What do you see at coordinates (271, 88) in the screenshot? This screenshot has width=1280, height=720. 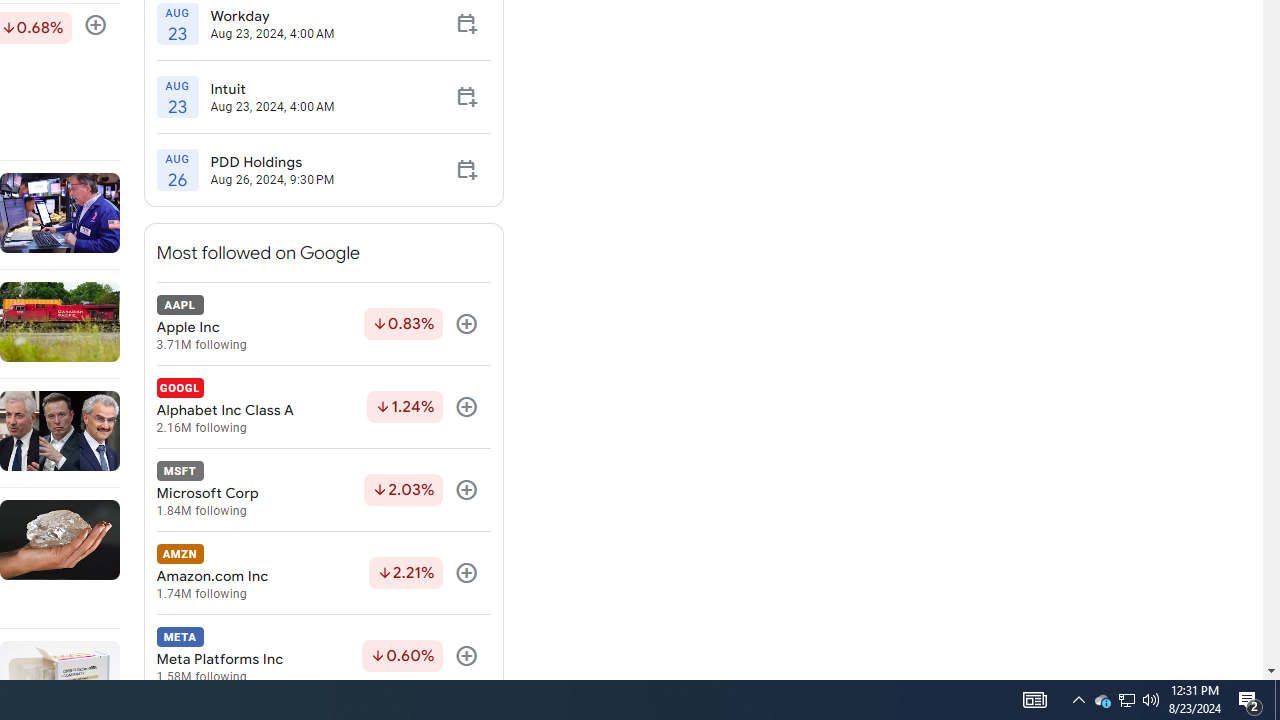 I see `'Intuit'` at bounding box center [271, 88].